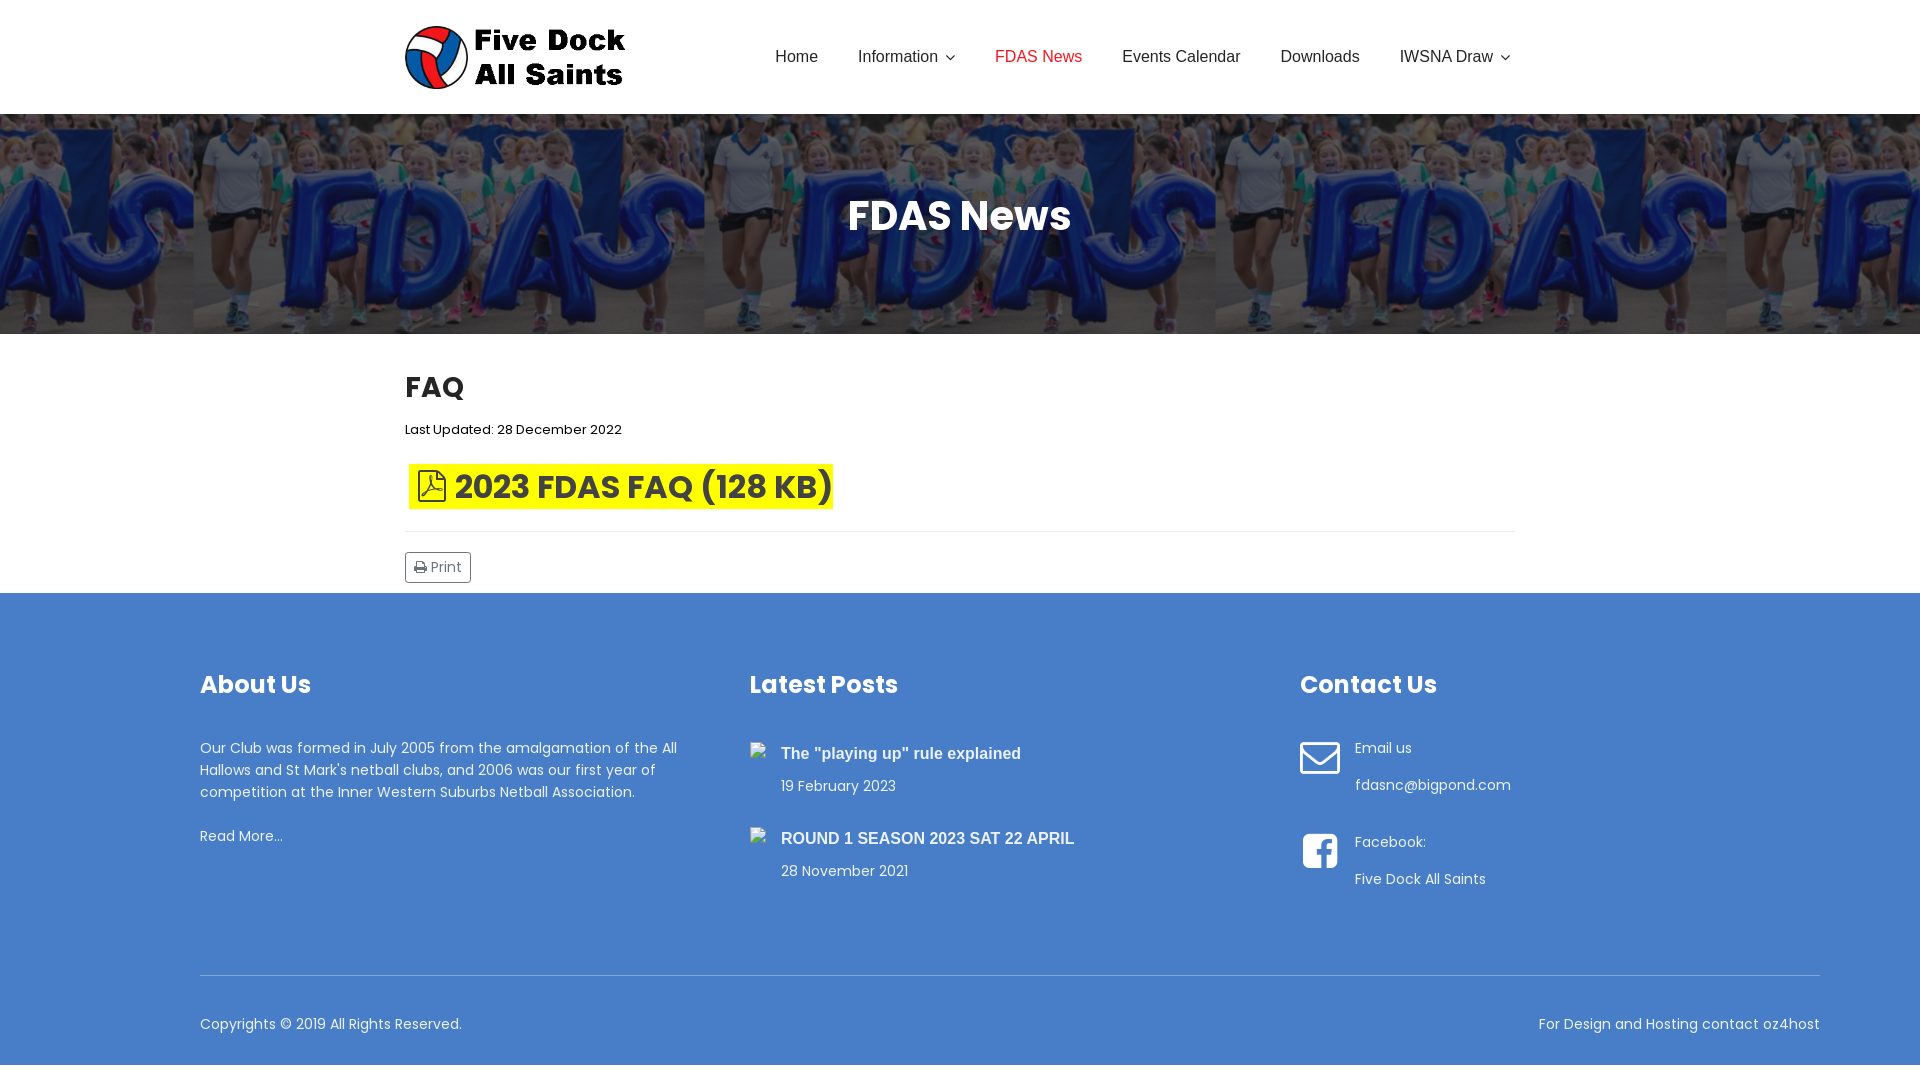 The image size is (1920, 1080). Describe the element at coordinates (974, 56) in the screenshot. I see `'FDAS News'` at that location.